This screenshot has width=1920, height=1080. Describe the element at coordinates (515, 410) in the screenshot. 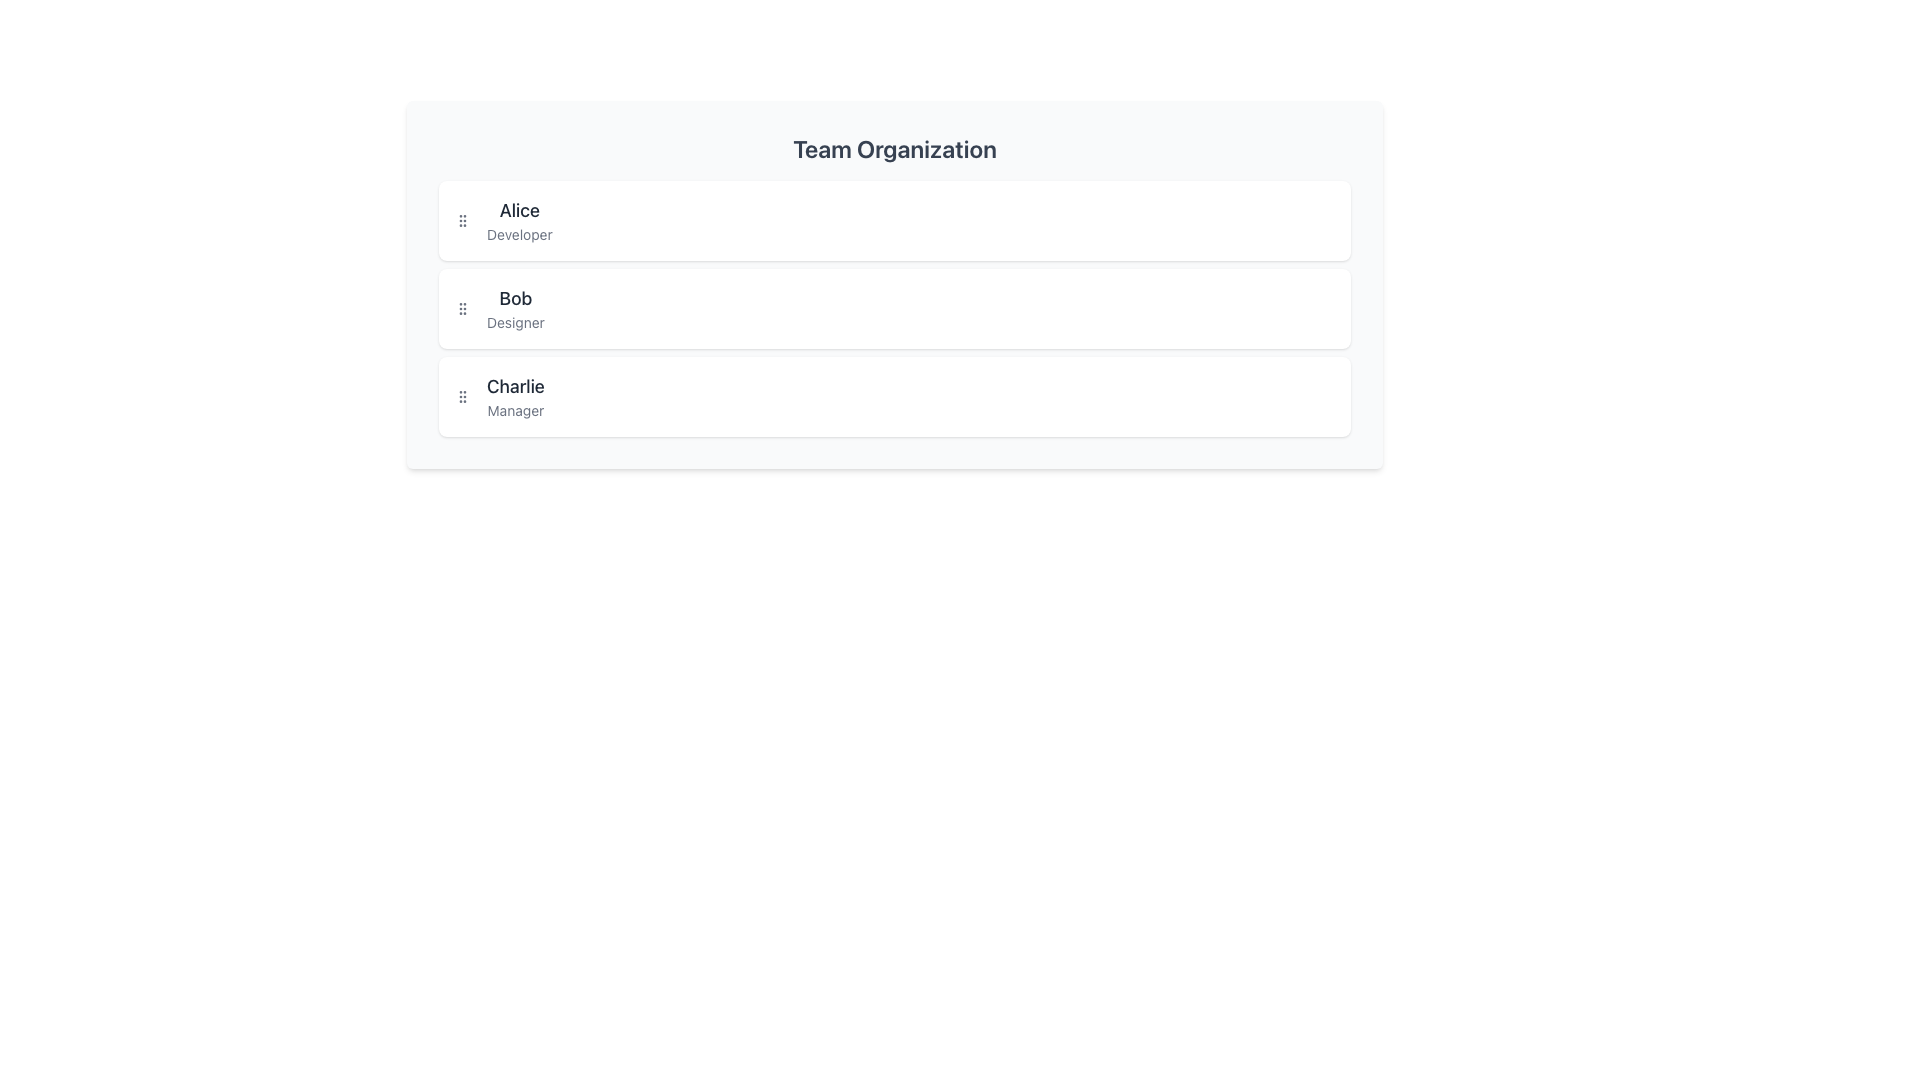

I see `the label identifying the role of the individual named 'Charlie', which indicates 'Manager' and is positioned below the name 'Charlie'` at that location.